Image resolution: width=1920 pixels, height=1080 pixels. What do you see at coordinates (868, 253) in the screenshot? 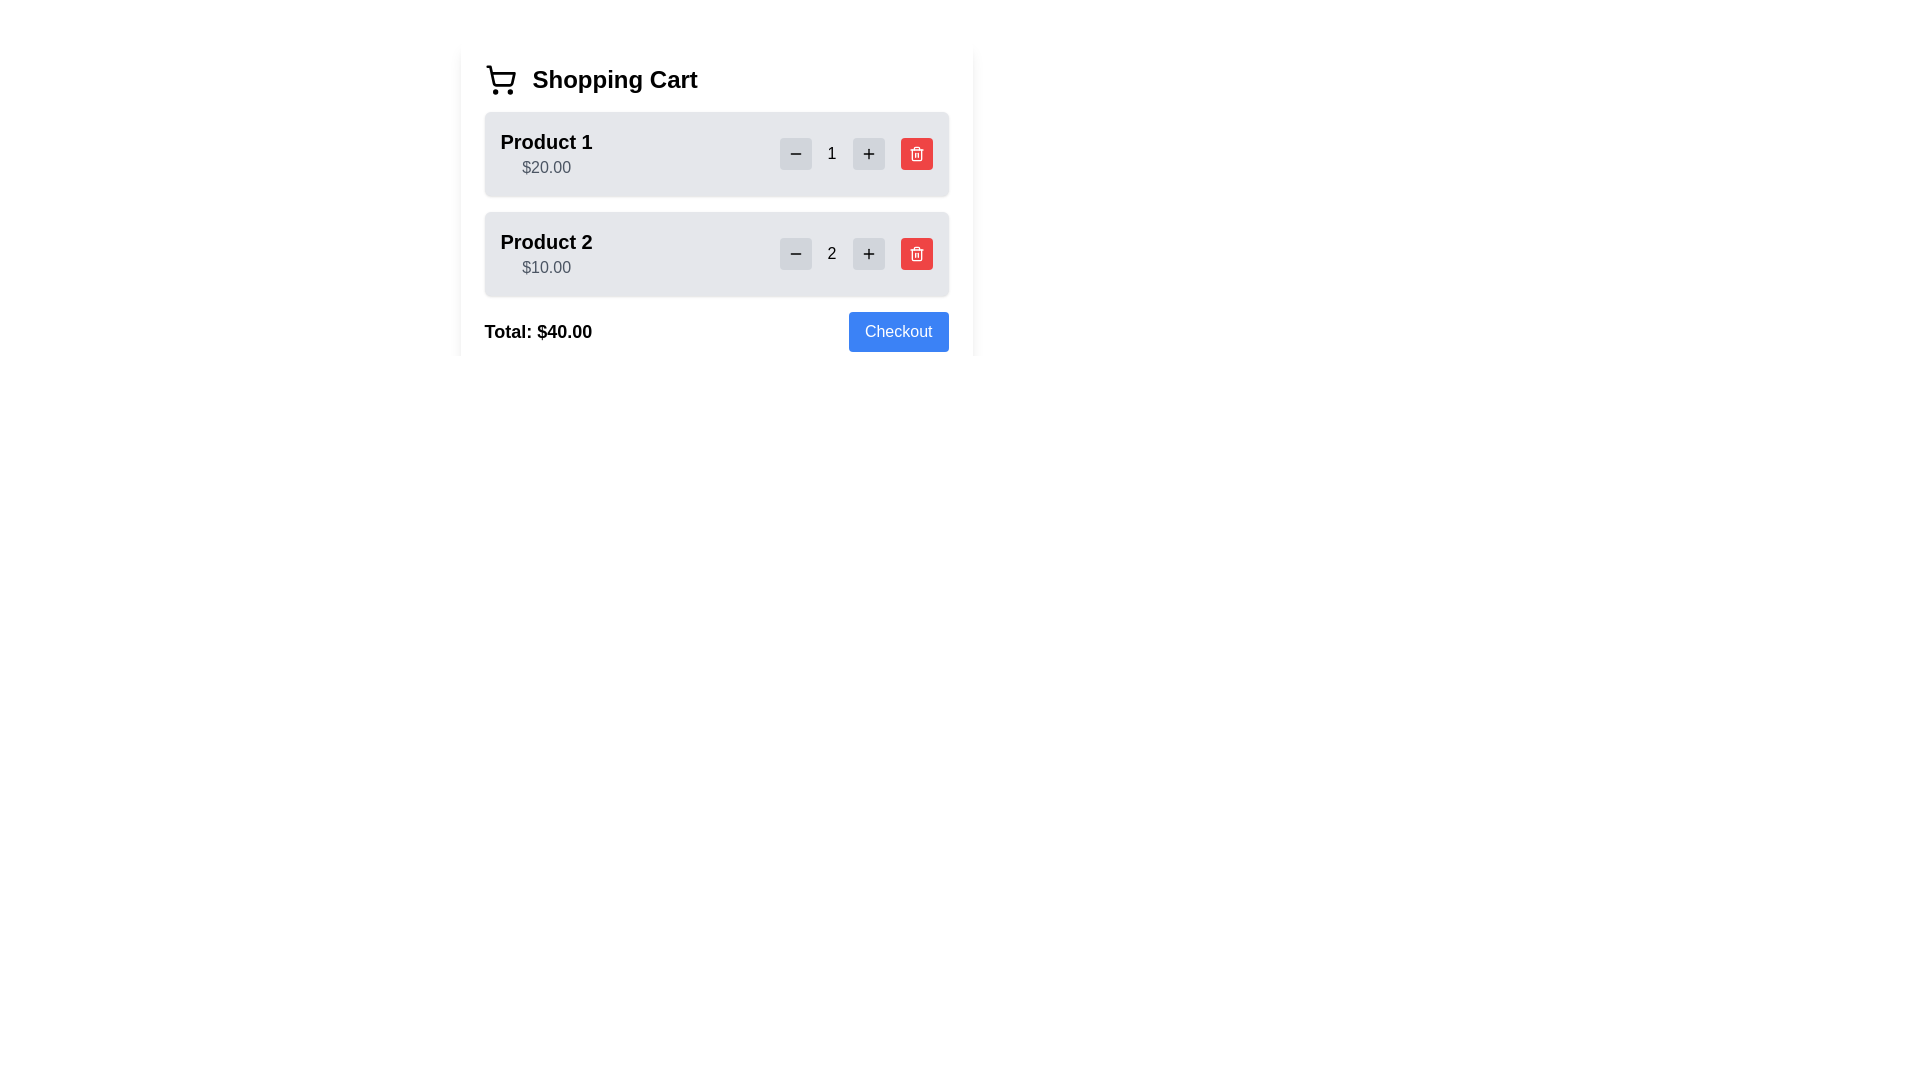
I see `the increment button (plus icon) associated with the second product in the list, located to the right of the quantity display` at bounding box center [868, 253].